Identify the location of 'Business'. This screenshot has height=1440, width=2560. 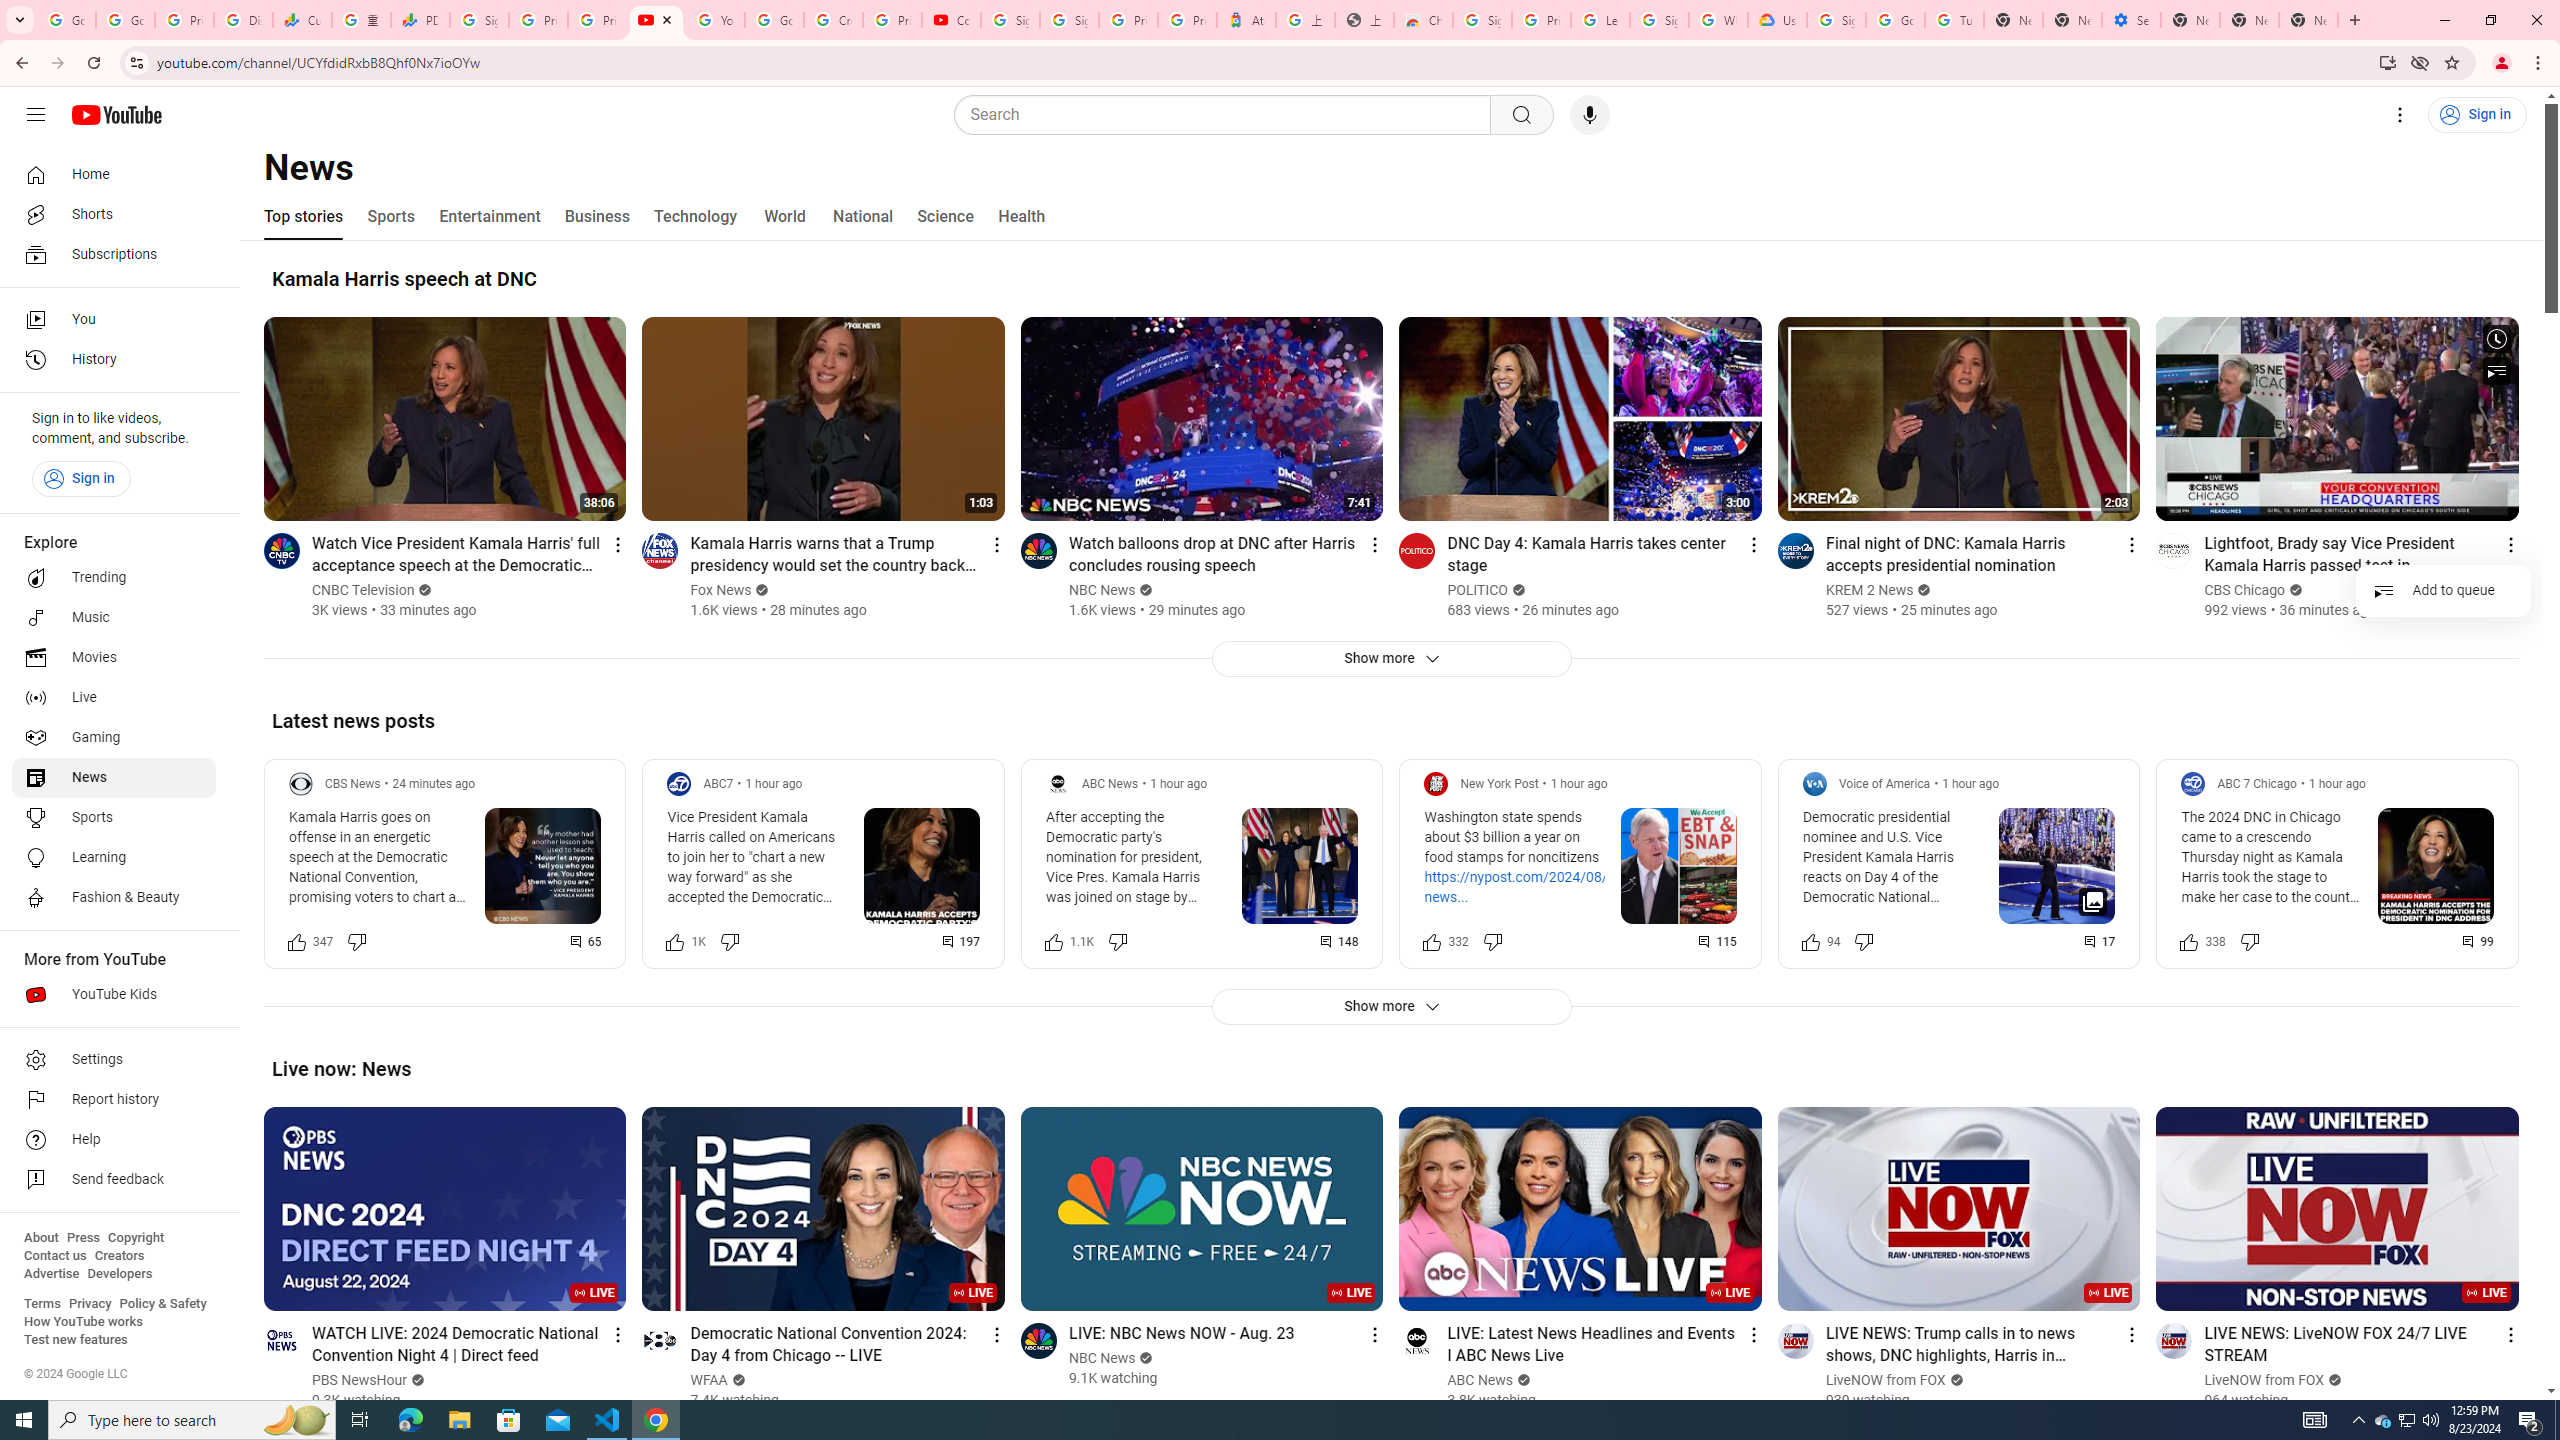
(595, 215).